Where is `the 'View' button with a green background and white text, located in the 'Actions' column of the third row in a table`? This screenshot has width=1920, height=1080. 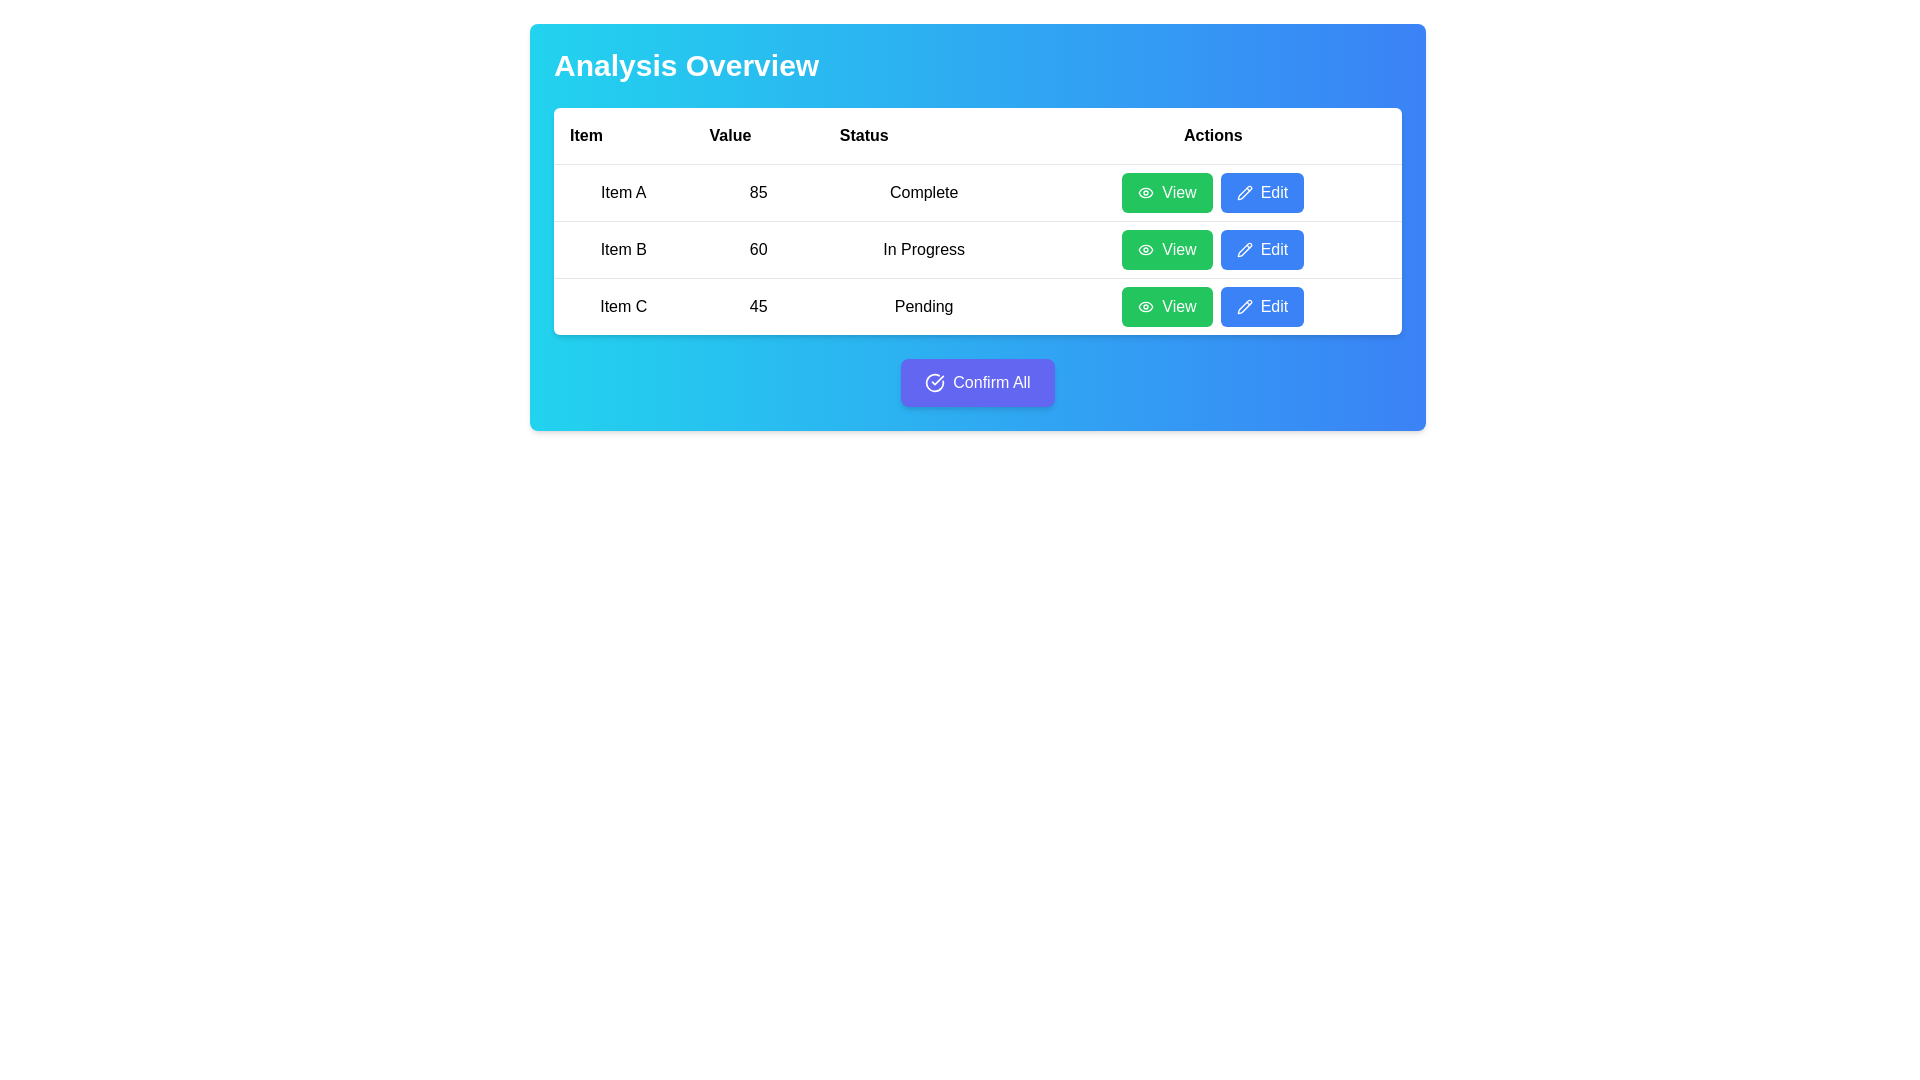 the 'View' button with a green background and white text, located in the 'Actions' column of the third row in a table is located at coordinates (1166, 307).